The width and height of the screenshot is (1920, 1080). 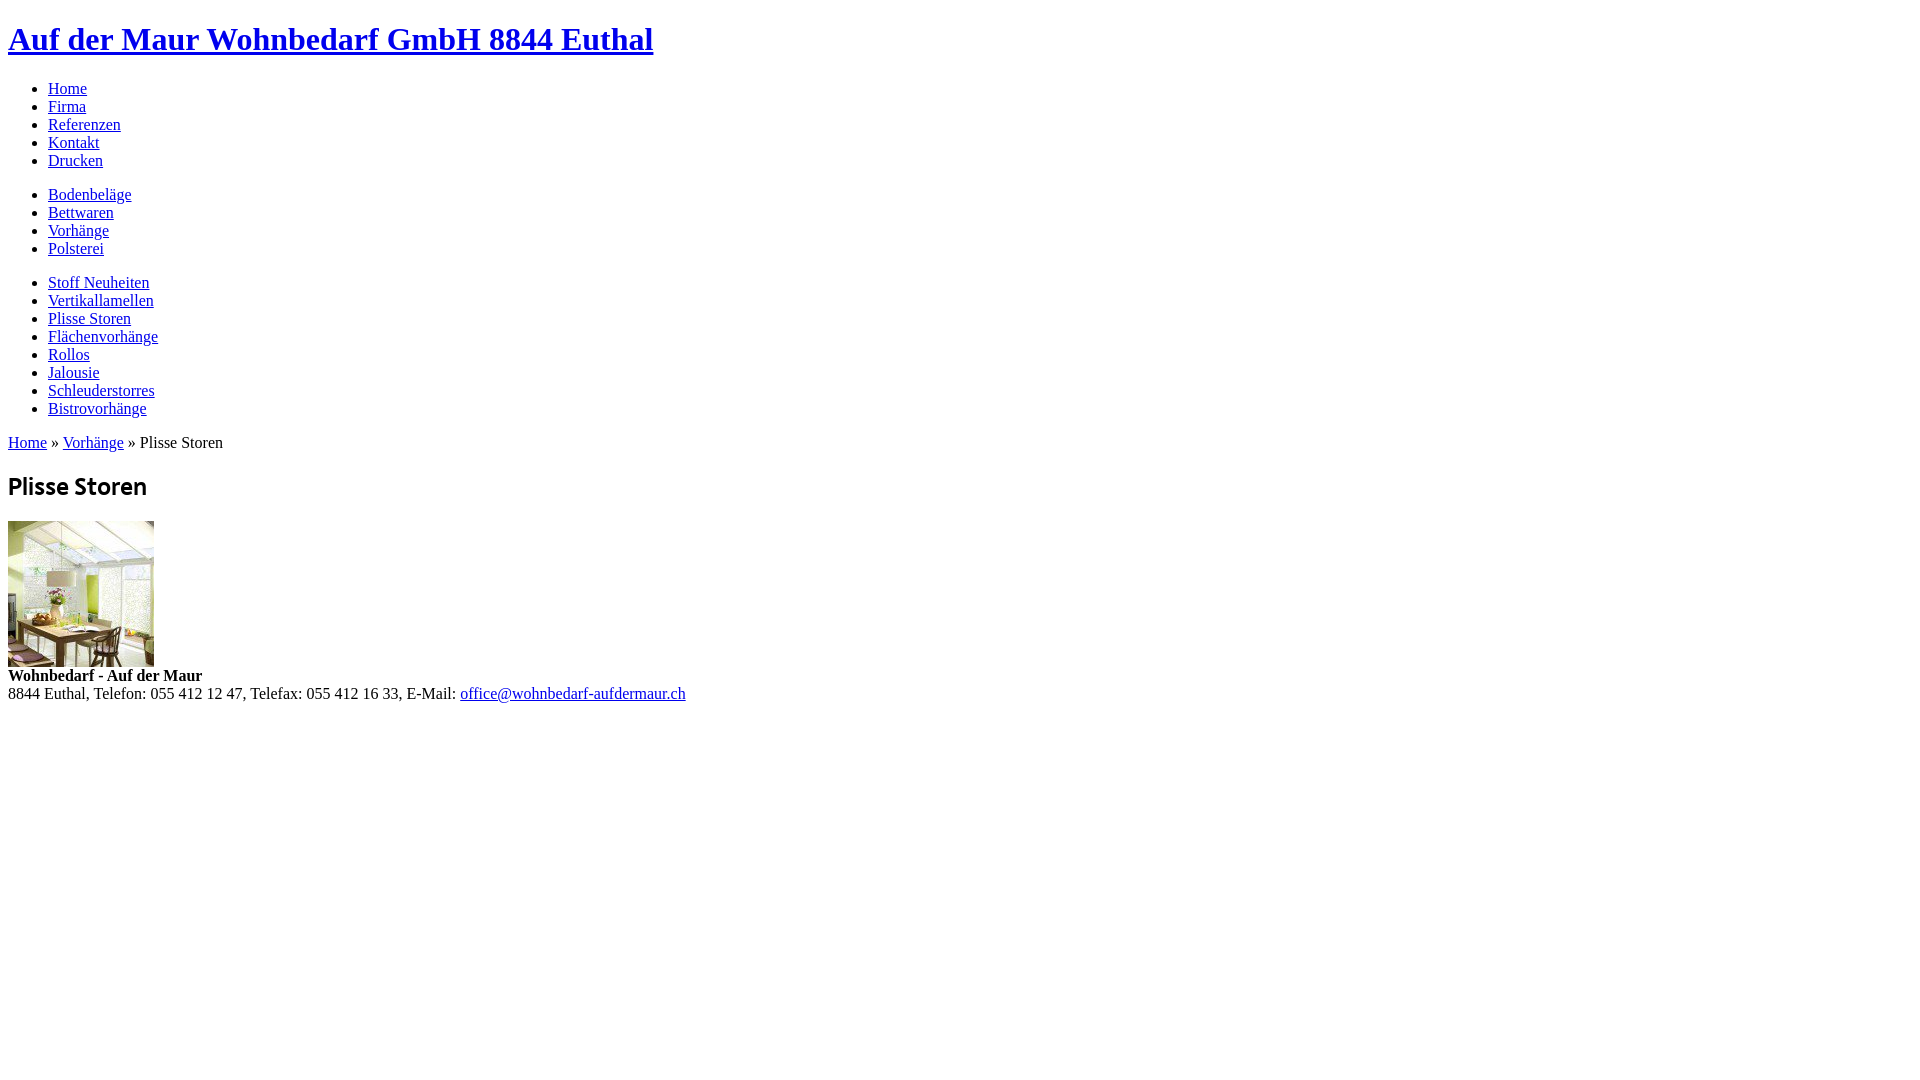 I want to click on 'office@wohnbedarf-aufdermaur.ch', so click(x=571, y=692).